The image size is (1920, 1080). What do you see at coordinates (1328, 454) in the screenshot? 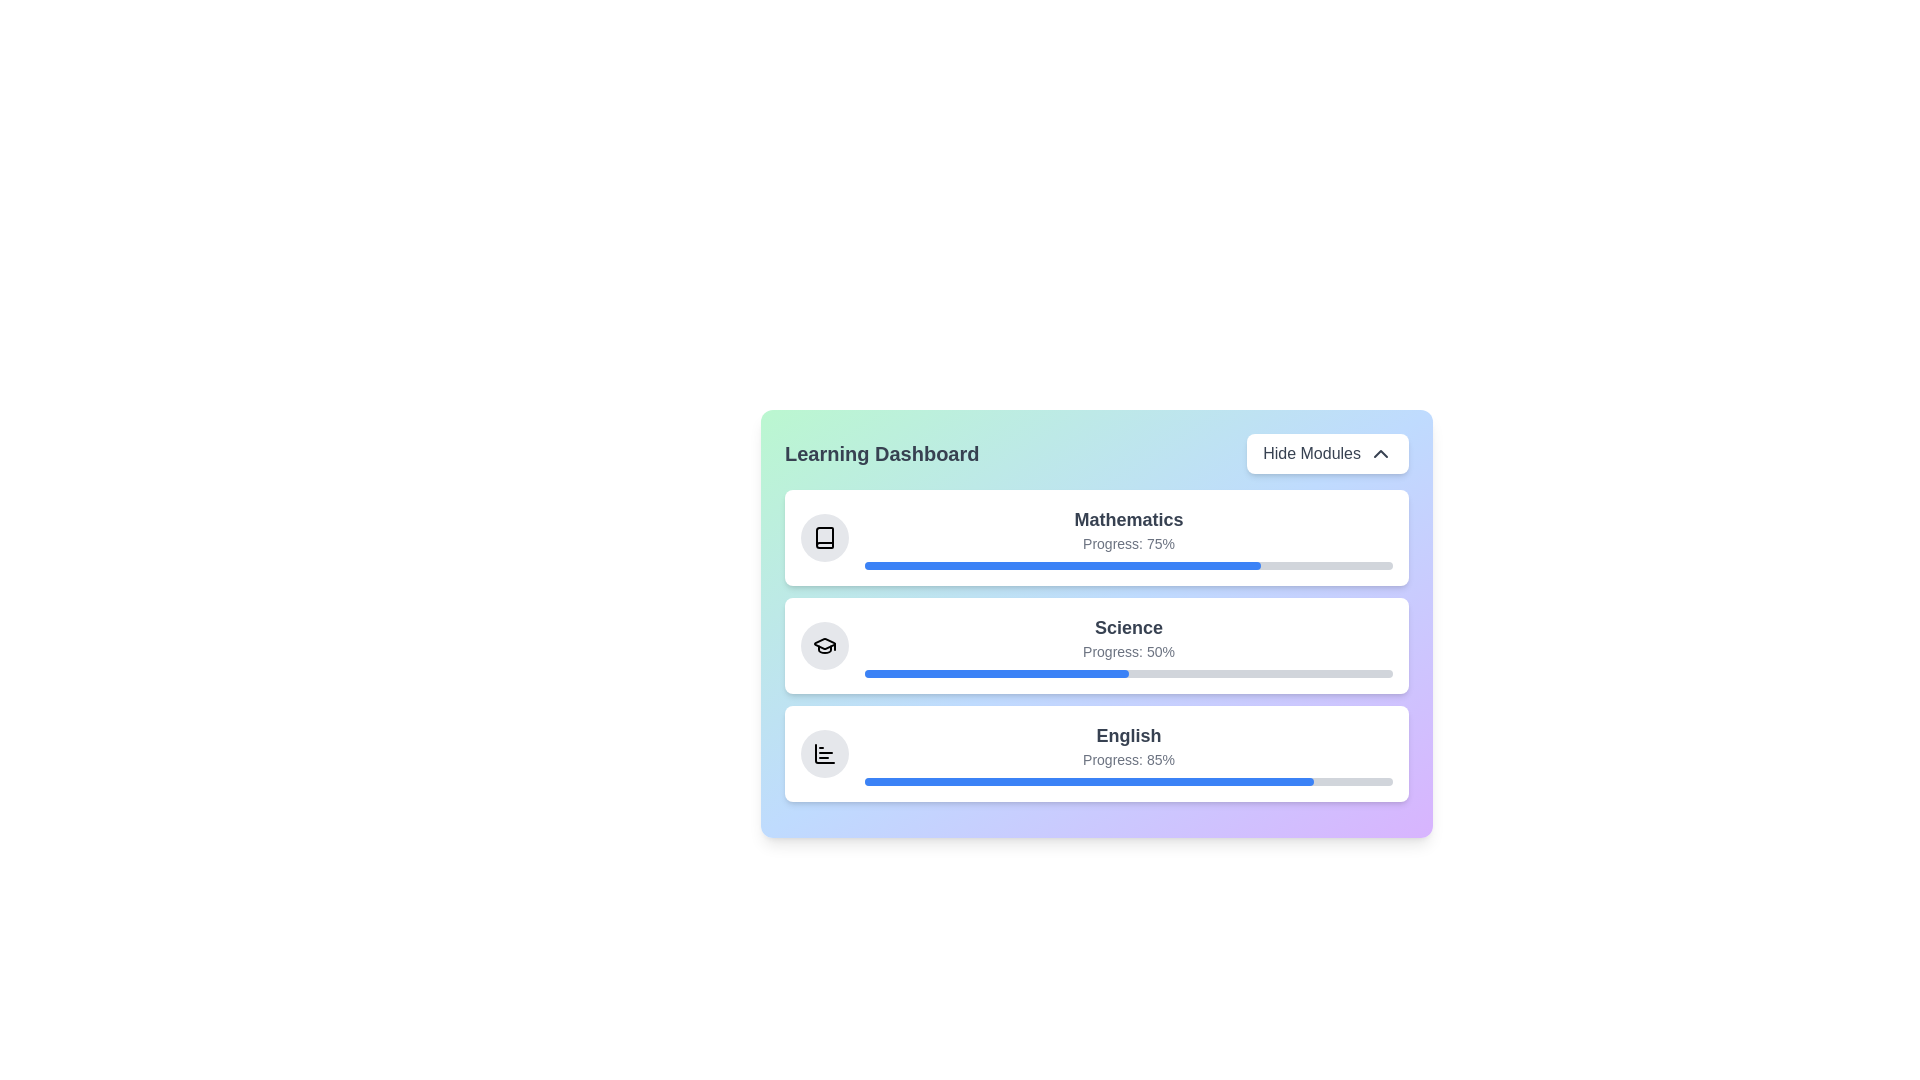
I see `the 'Hide Modules' button to toggle the visibility of the module list` at bounding box center [1328, 454].